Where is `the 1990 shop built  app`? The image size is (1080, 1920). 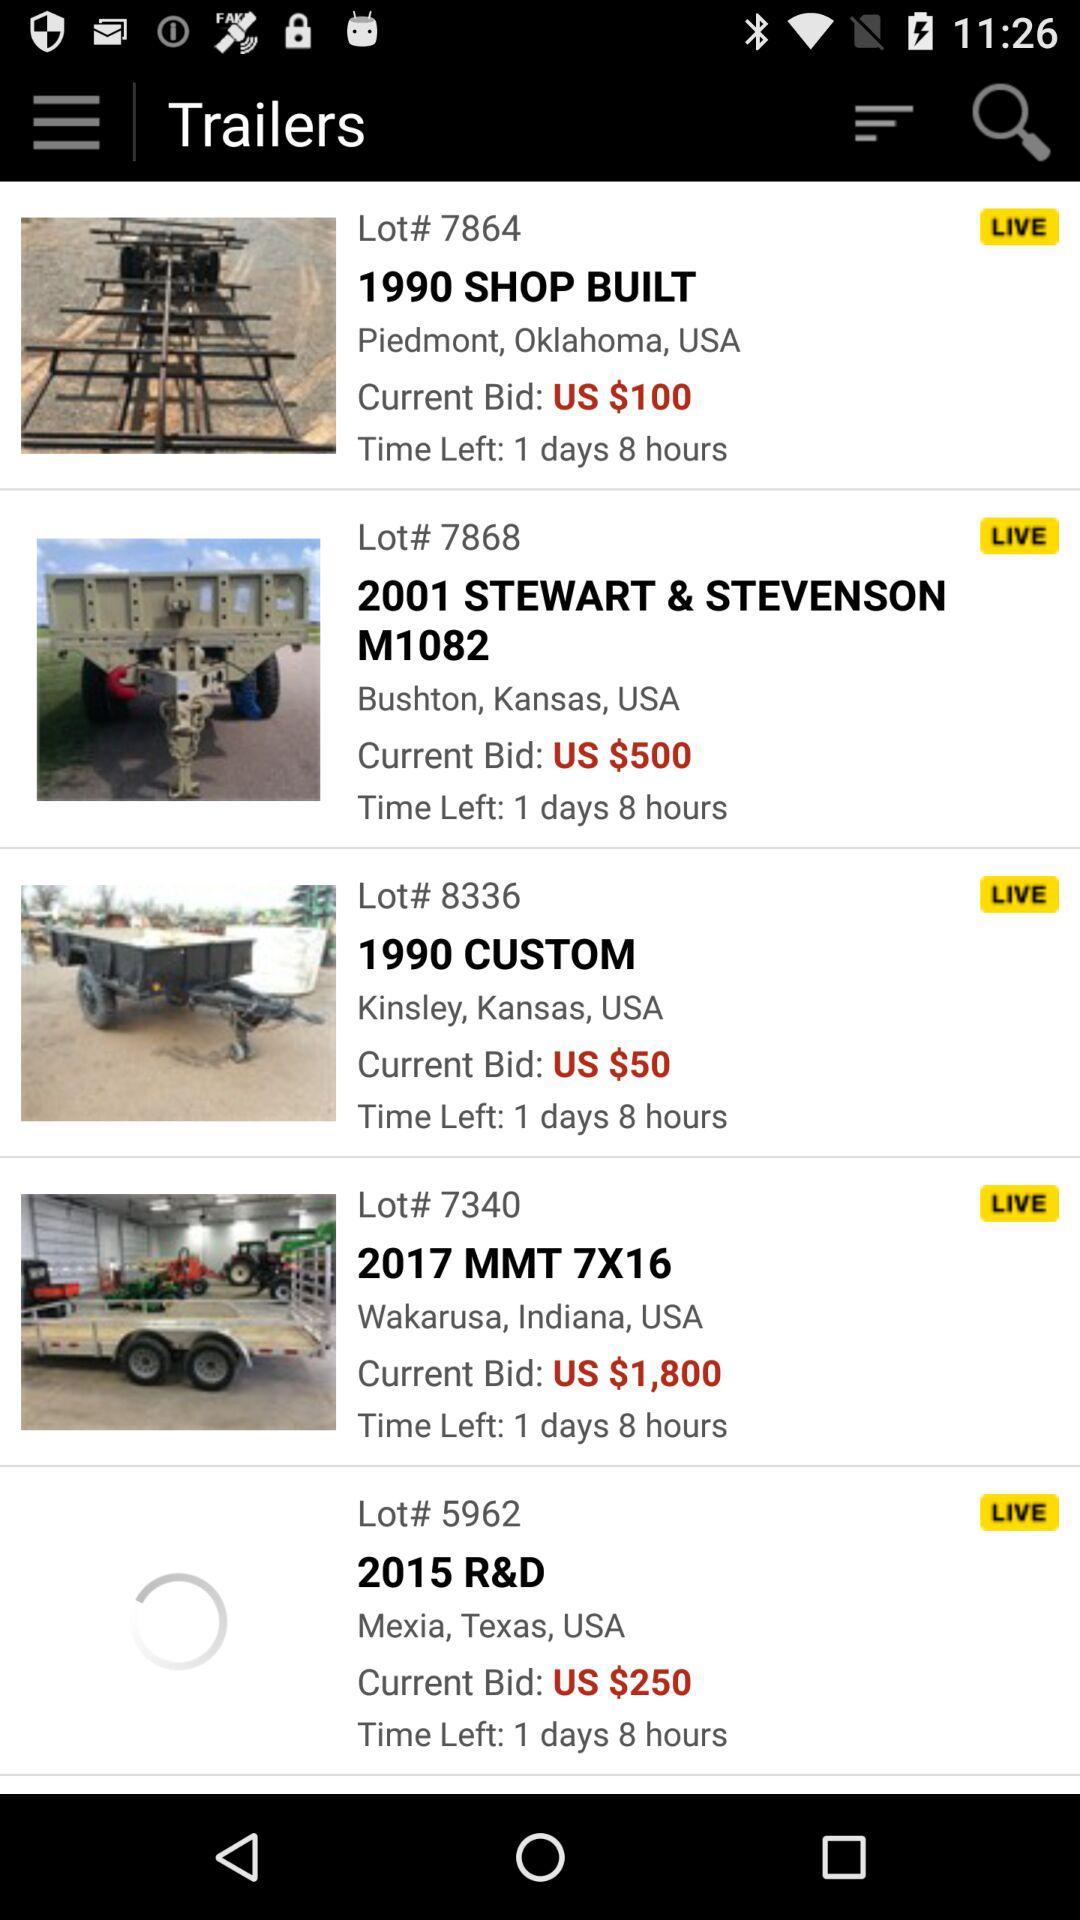 the 1990 shop built  app is located at coordinates (531, 283).